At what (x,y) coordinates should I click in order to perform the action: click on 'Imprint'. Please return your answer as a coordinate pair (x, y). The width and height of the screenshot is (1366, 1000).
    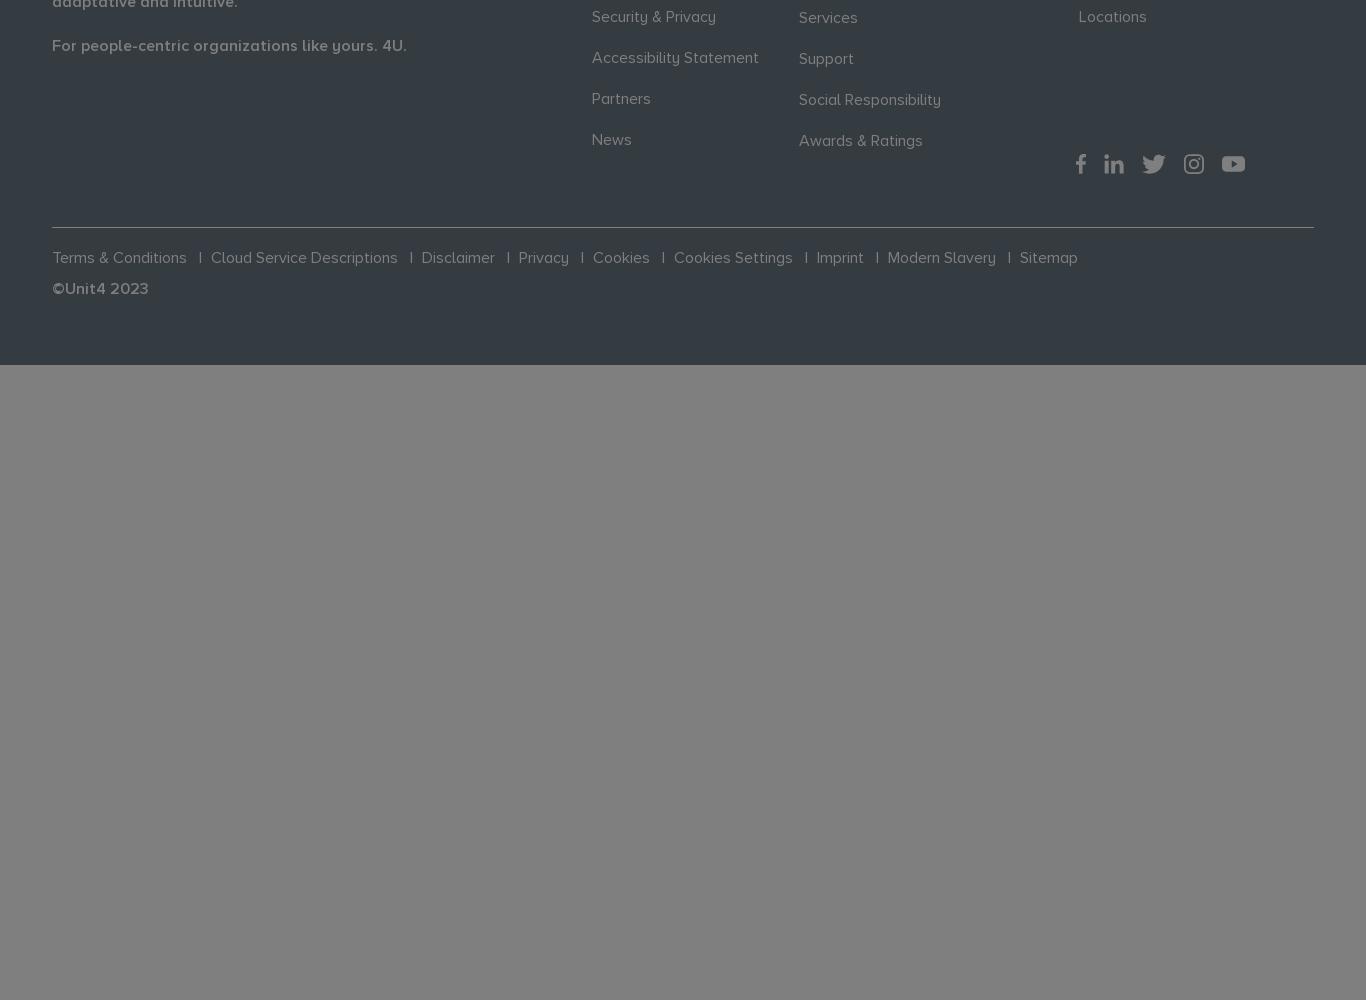
    Looking at the image, I should click on (839, 257).